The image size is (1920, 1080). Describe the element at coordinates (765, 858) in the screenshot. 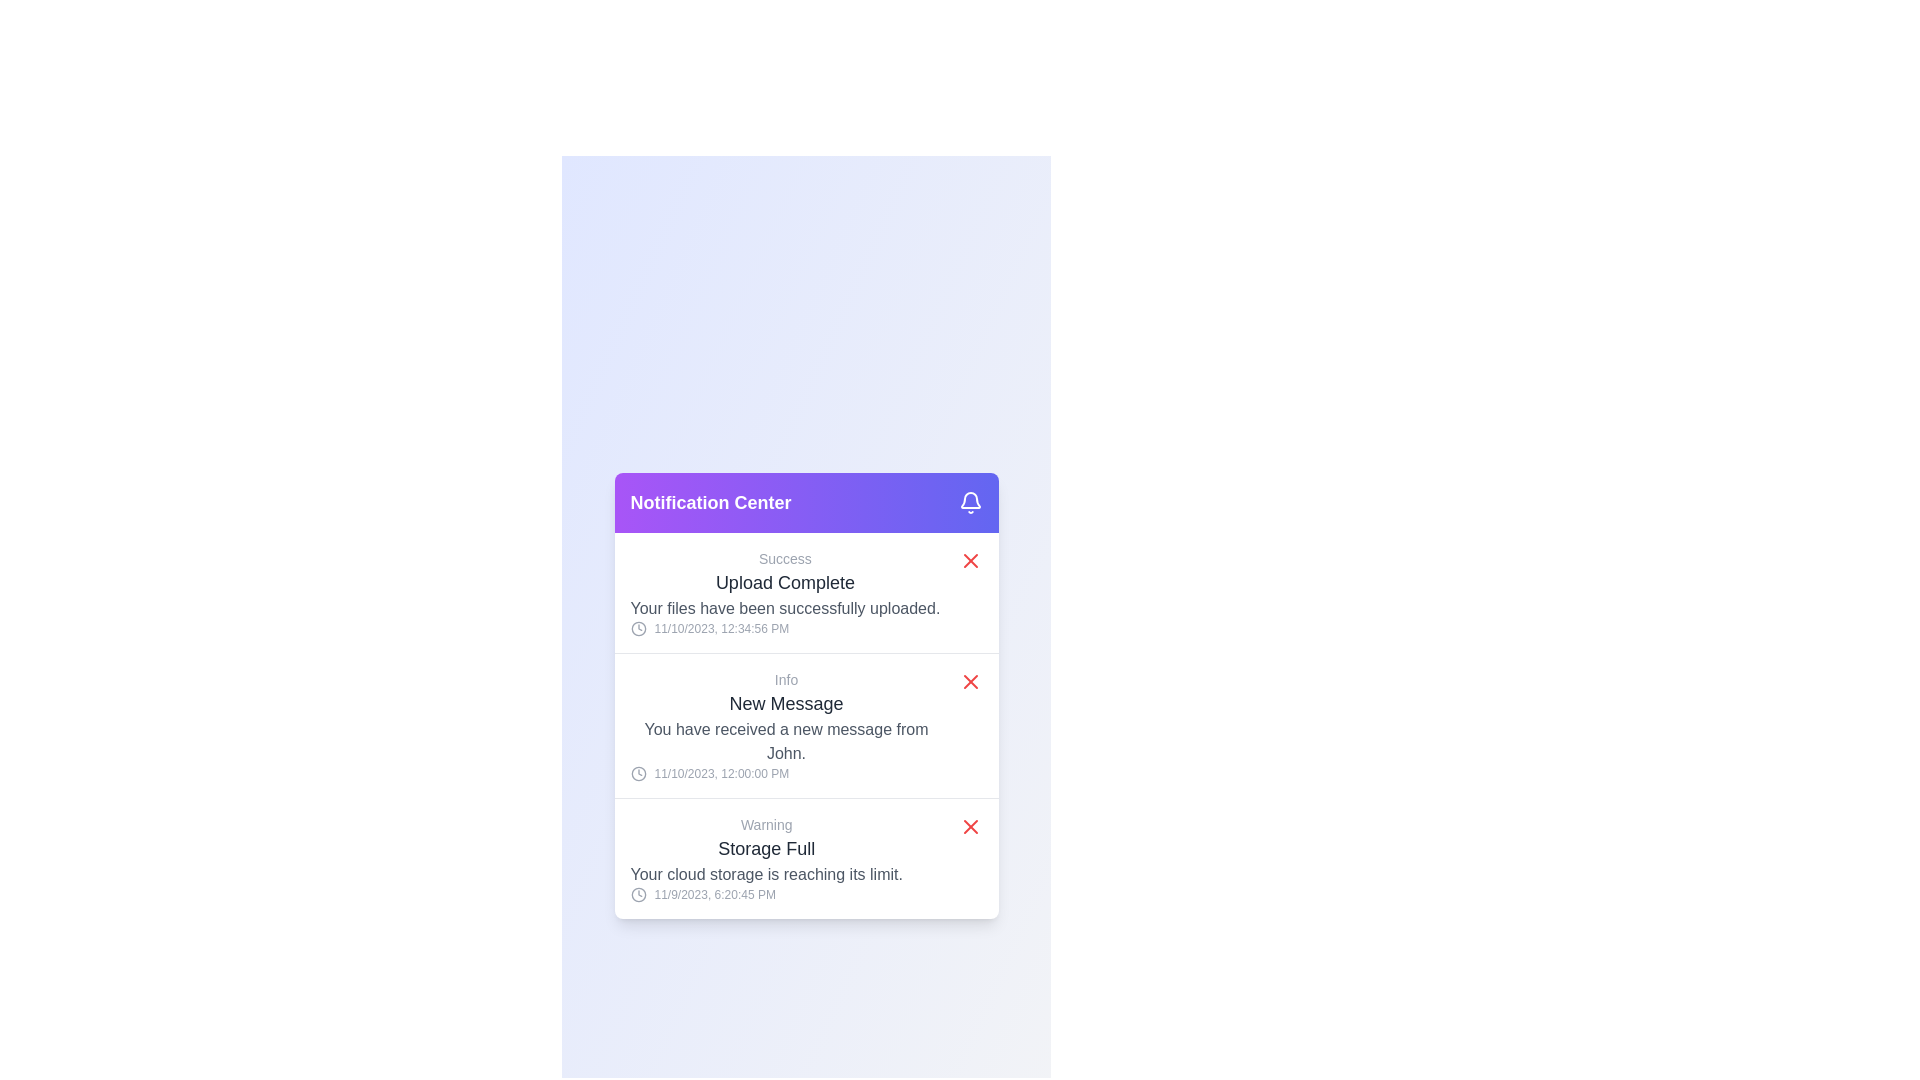

I see `the timestamp on the Notification Card that alerts the user about their cloud storage being nearly full, located at the bottom of the Notification Center panel` at that location.